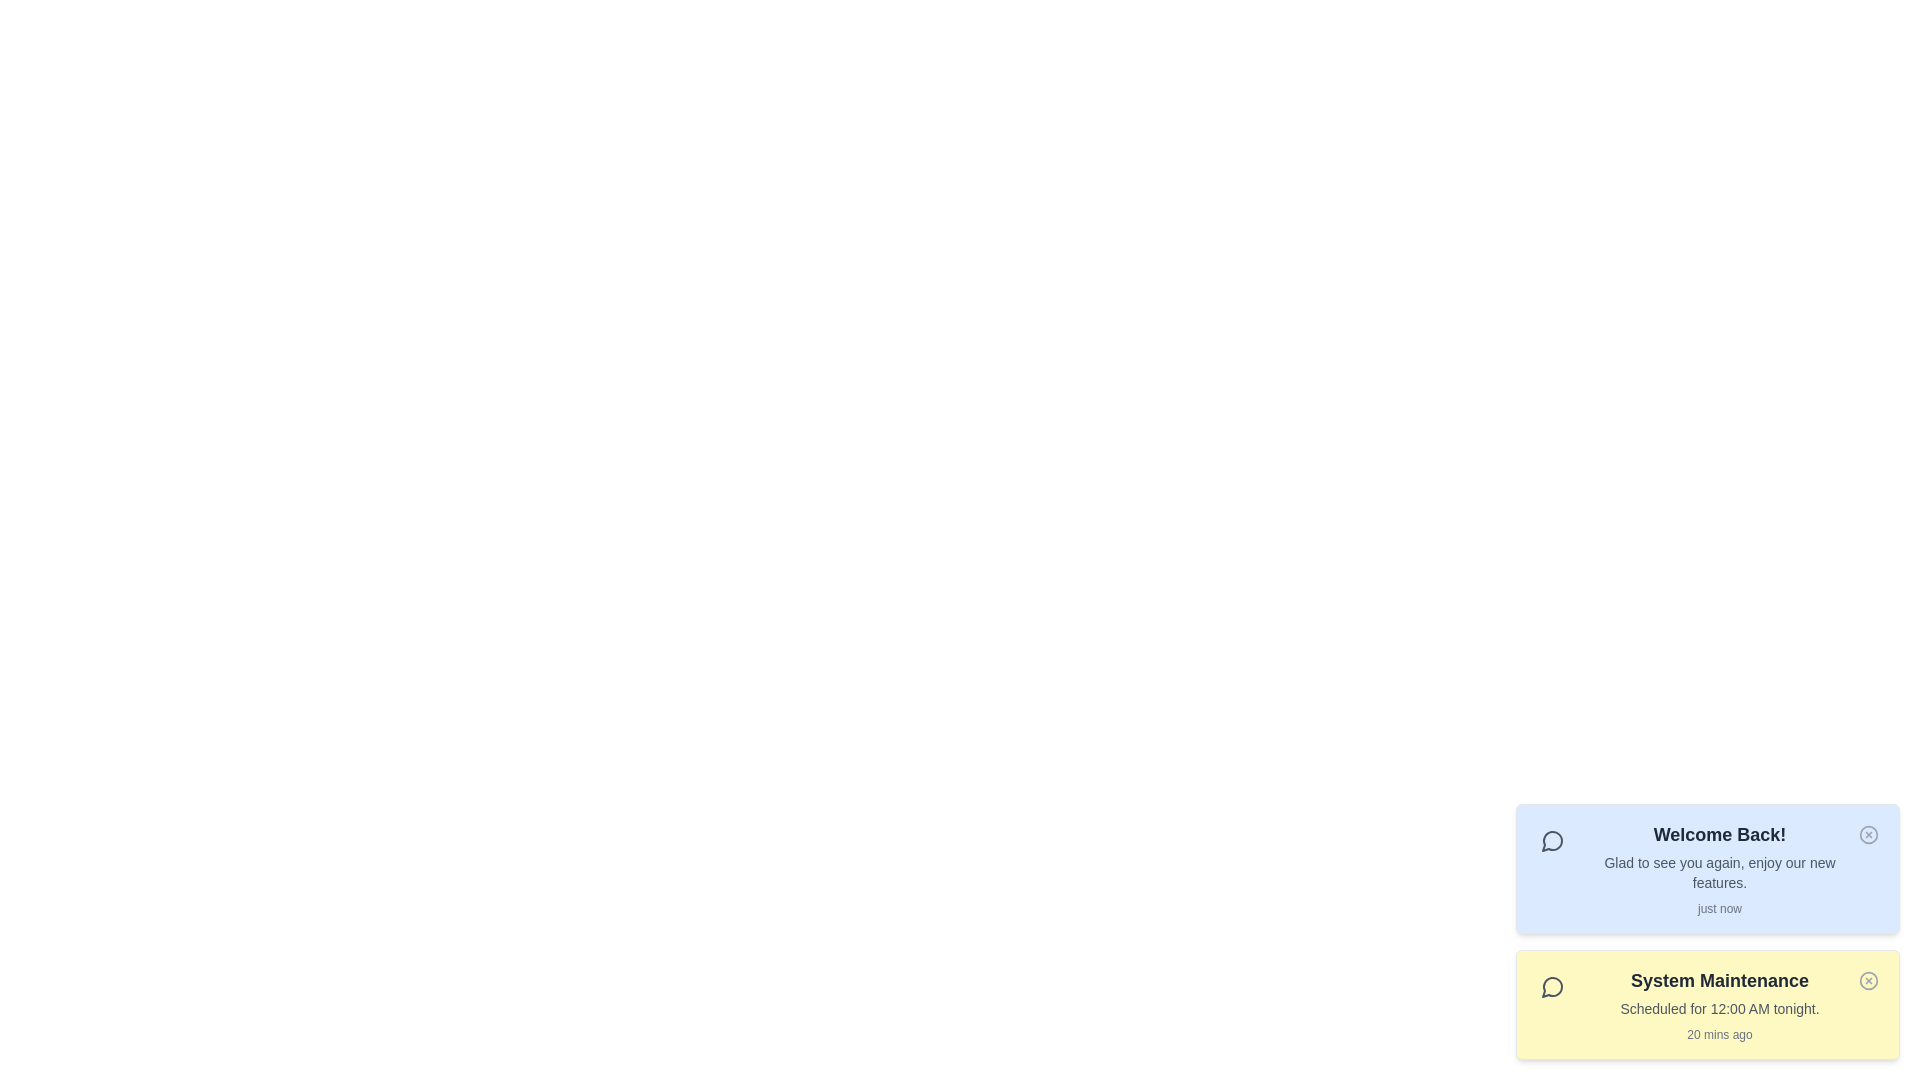  What do you see at coordinates (1867, 834) in the screenshot?
I see `the notification icon for Welcome Back! to interact with it` at bounding box center [1867, 834].